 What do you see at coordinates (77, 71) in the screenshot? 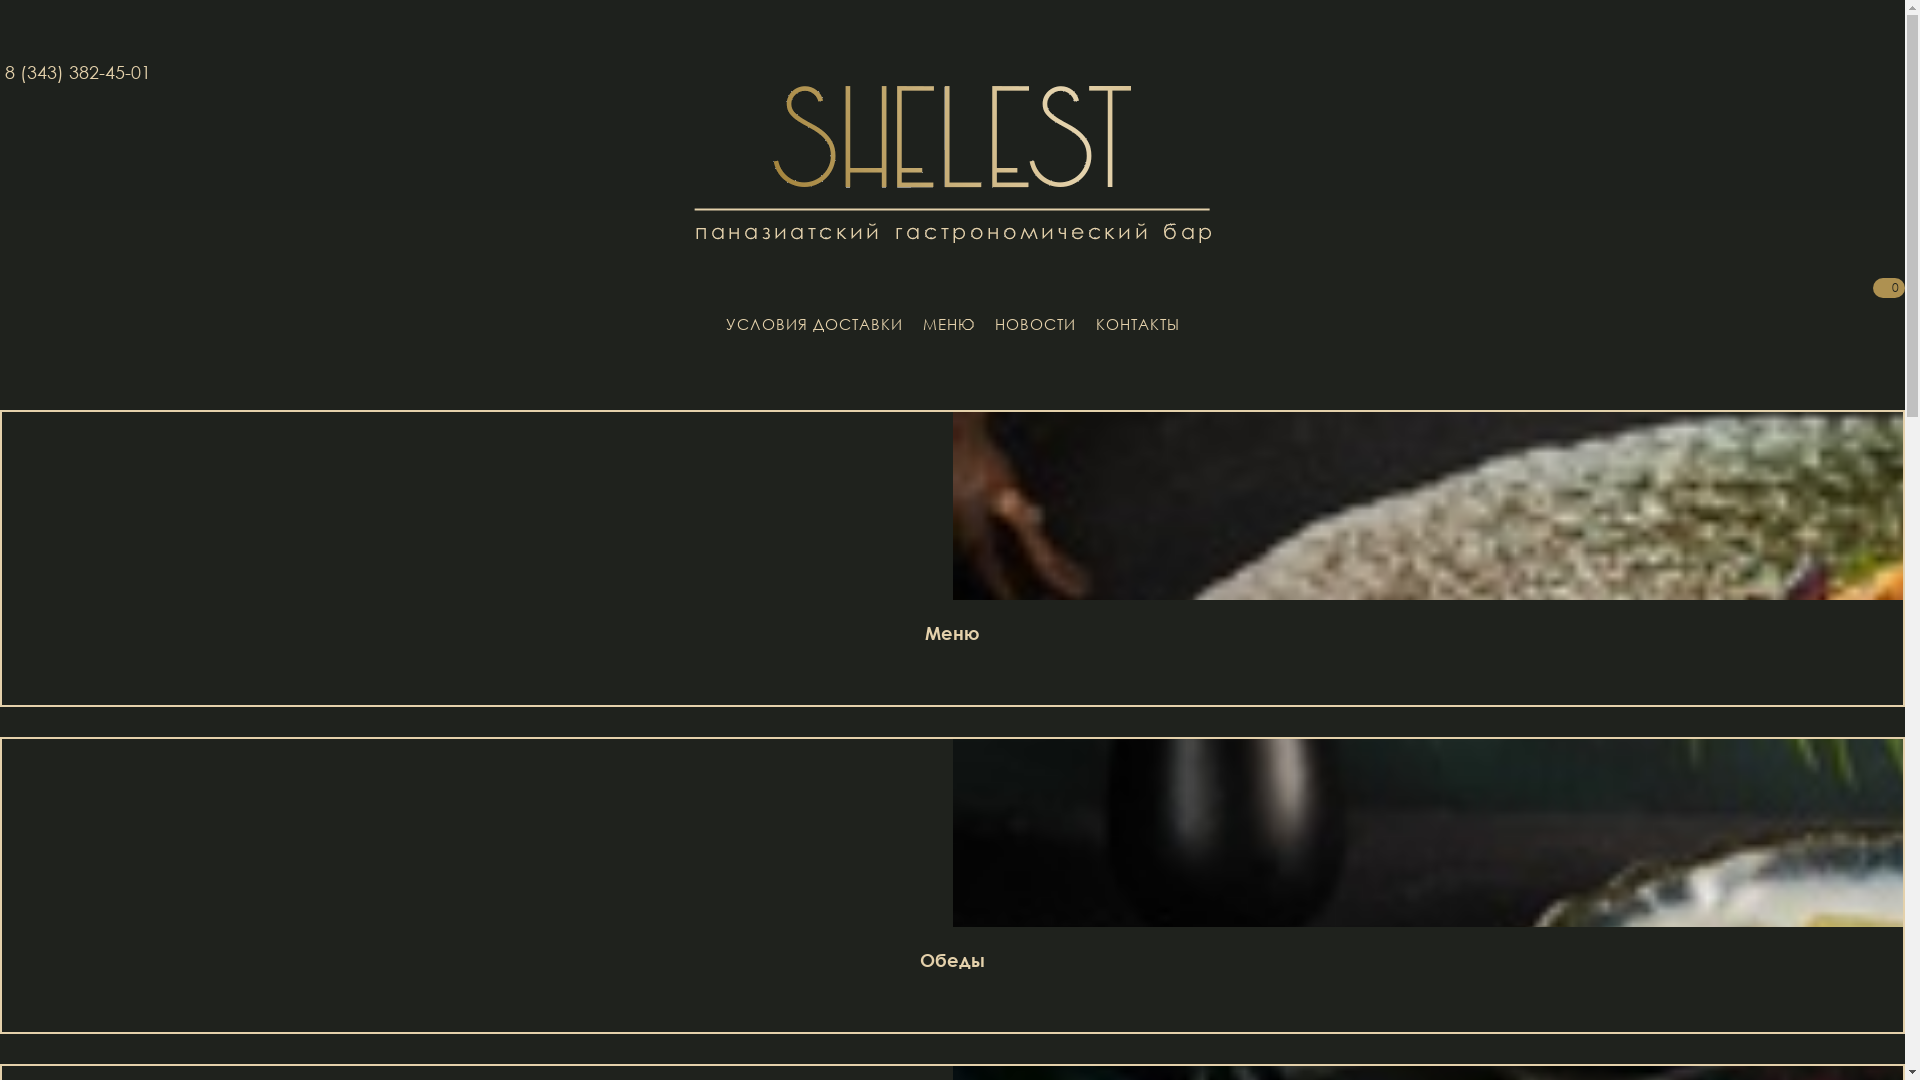
I see `'8 (343) 382-45-01'` at bounding box center [77, 71].